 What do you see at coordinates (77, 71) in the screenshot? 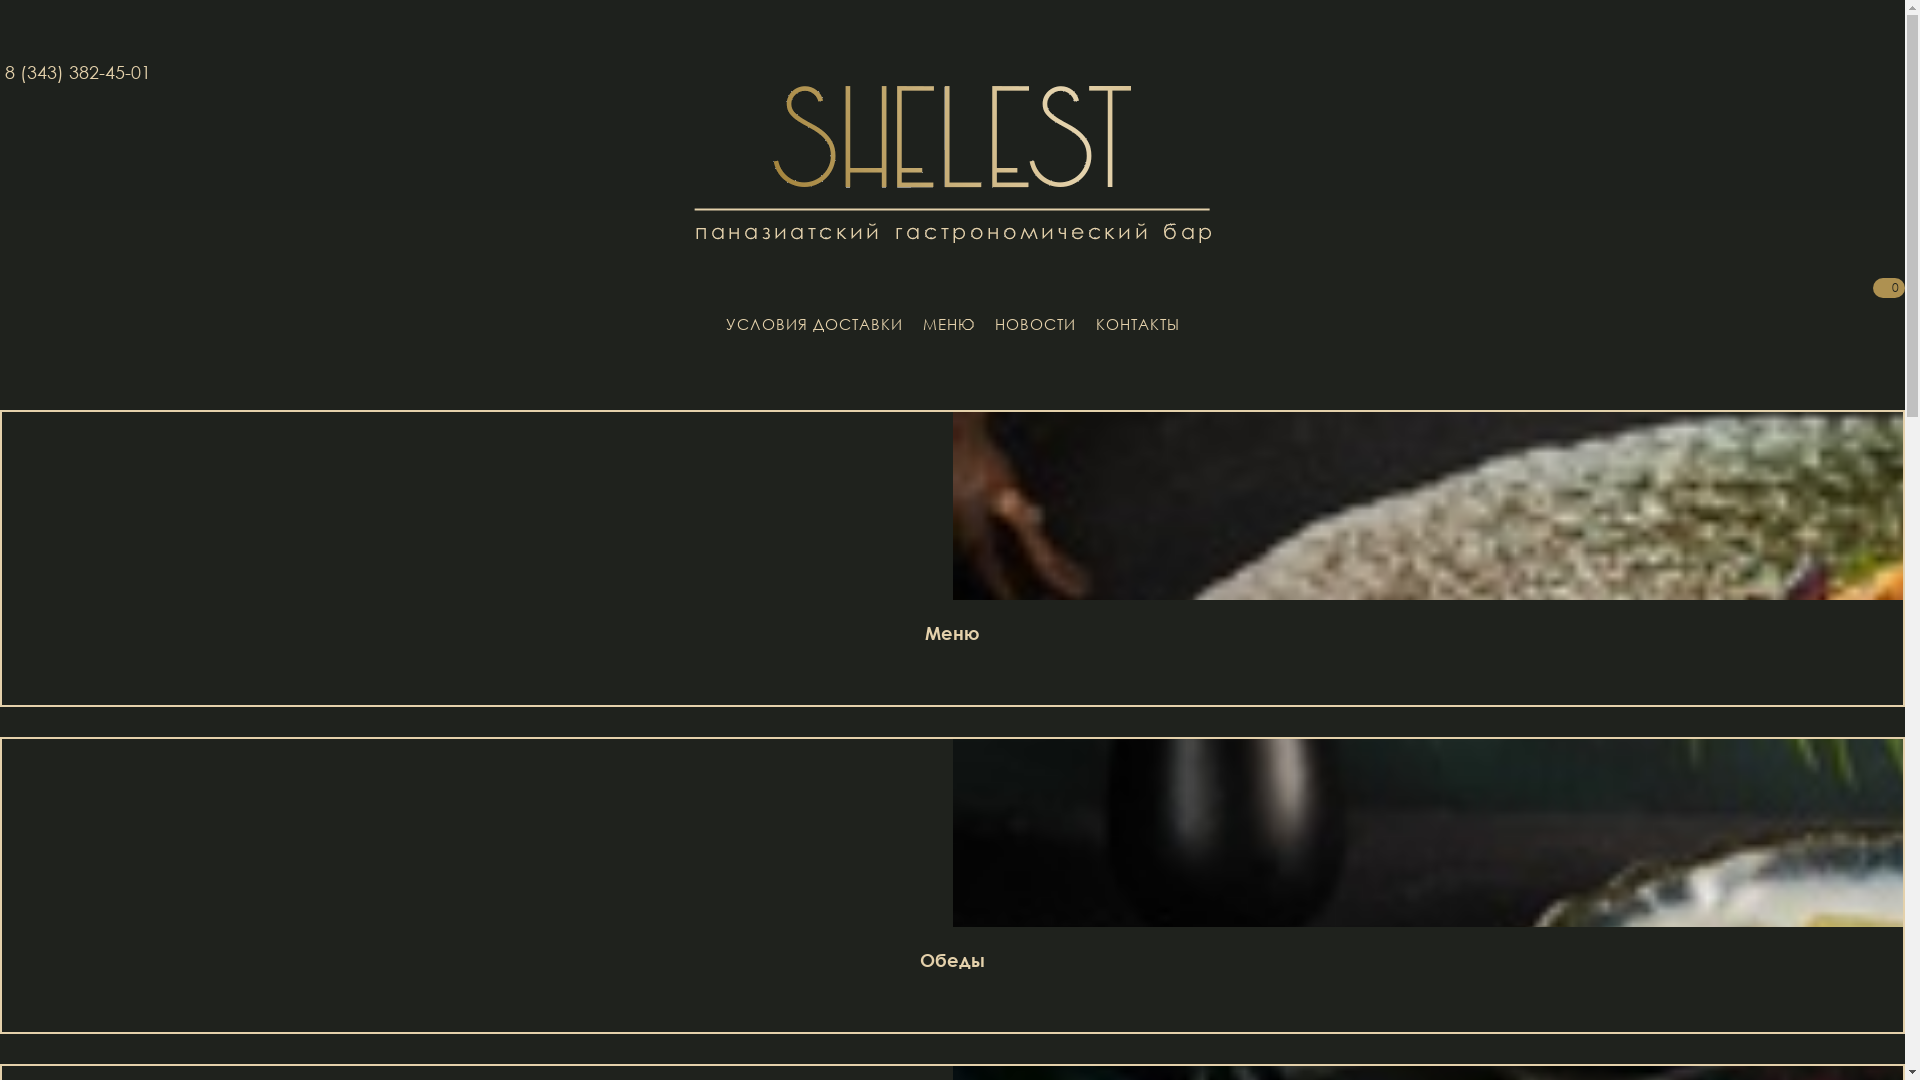
I see `'8 (343) 382-45-01'` at bounding box center [77, 71].